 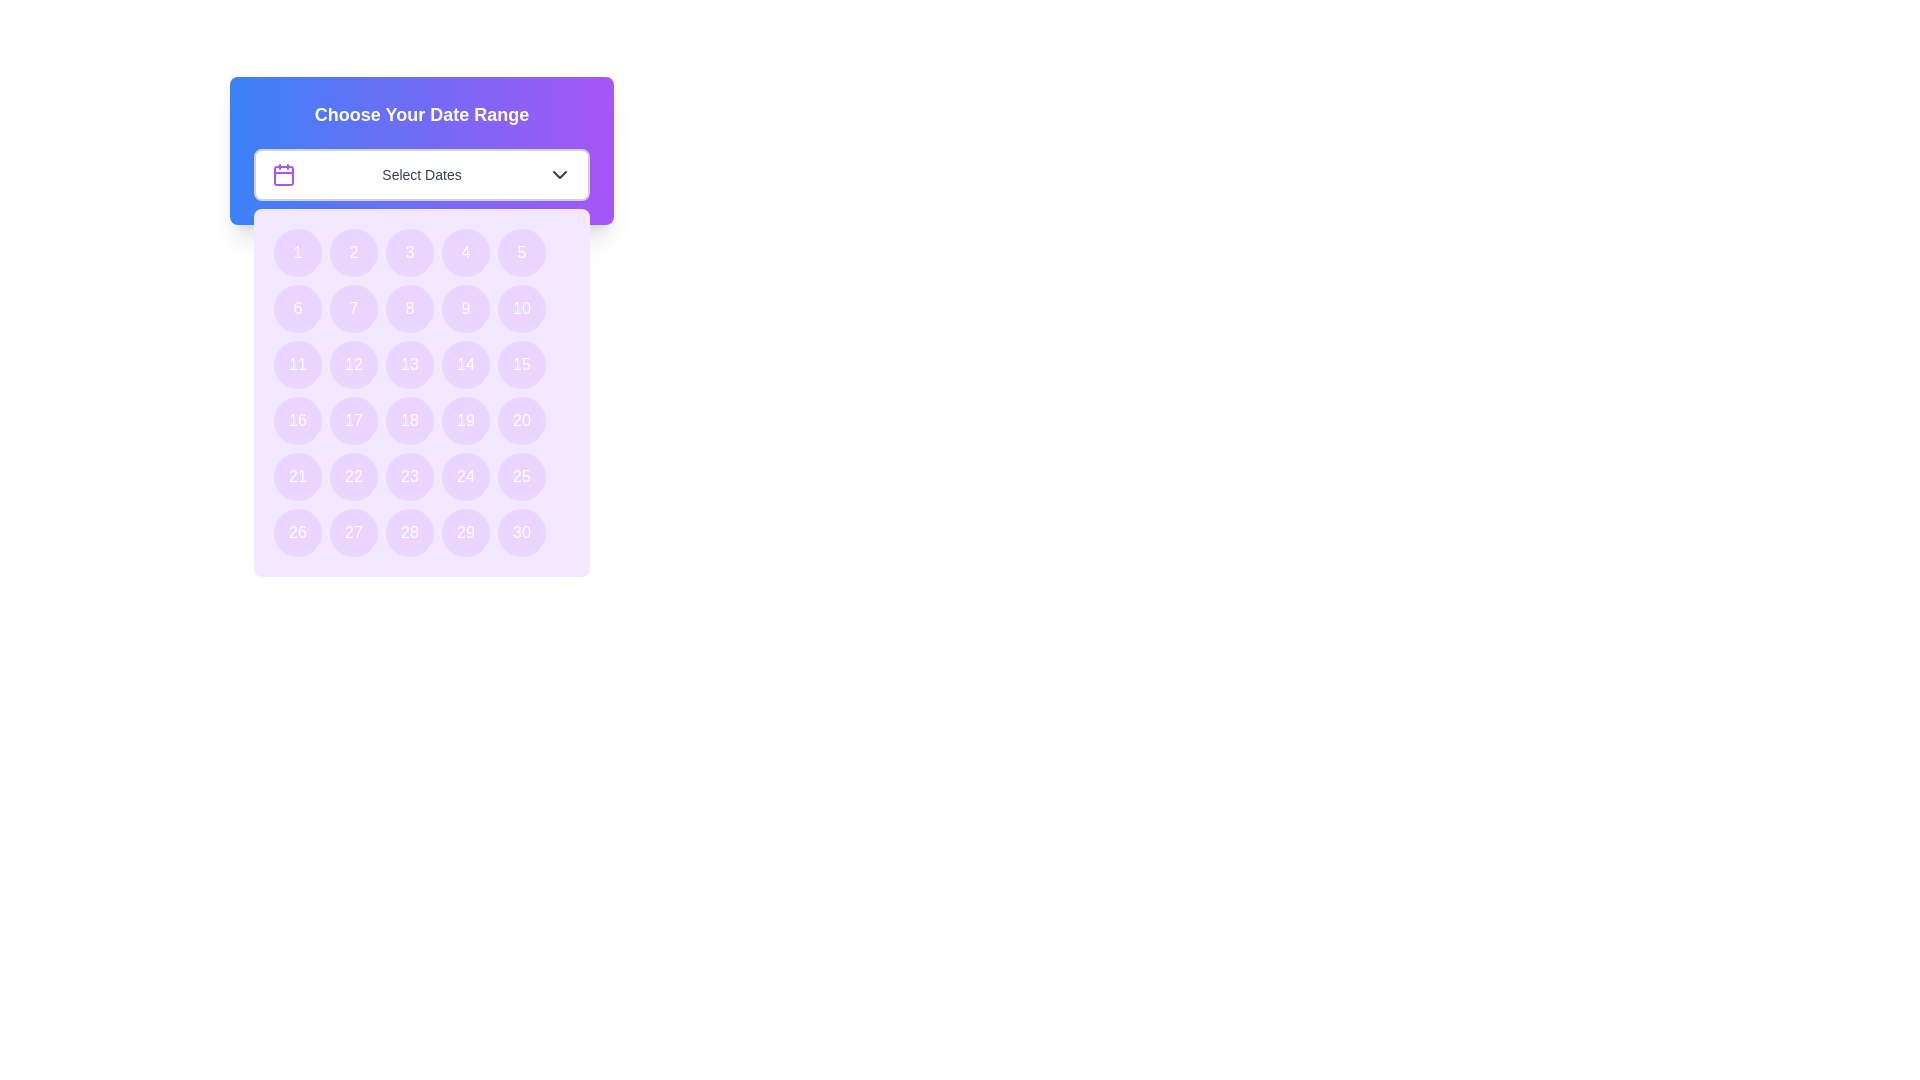 What do you see at coordinates (408, 252) in the screenshot?
I see `the circular light purple button with the number '3' centered in white` at bounding box center [408, 252].